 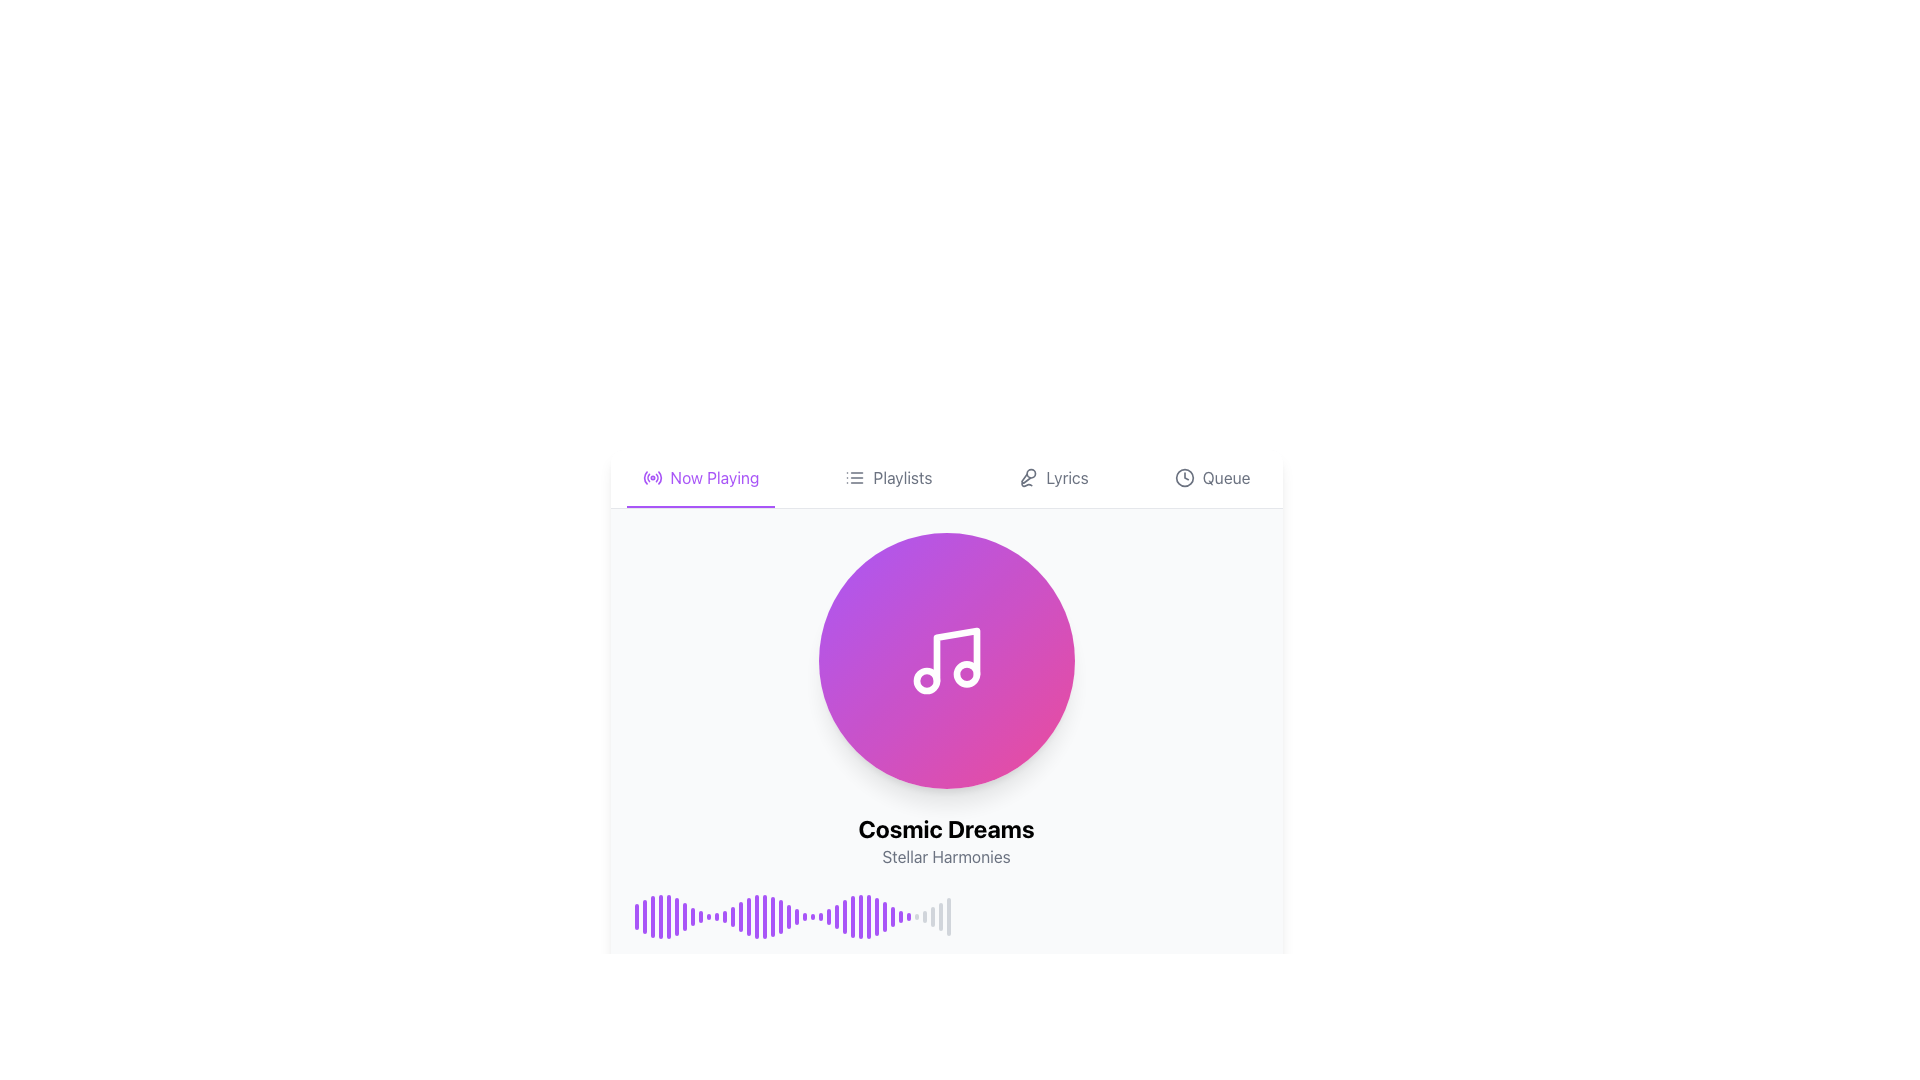 I want to click on the circular gradient background element featuring a white music note icon, so click(x=945, y=660).